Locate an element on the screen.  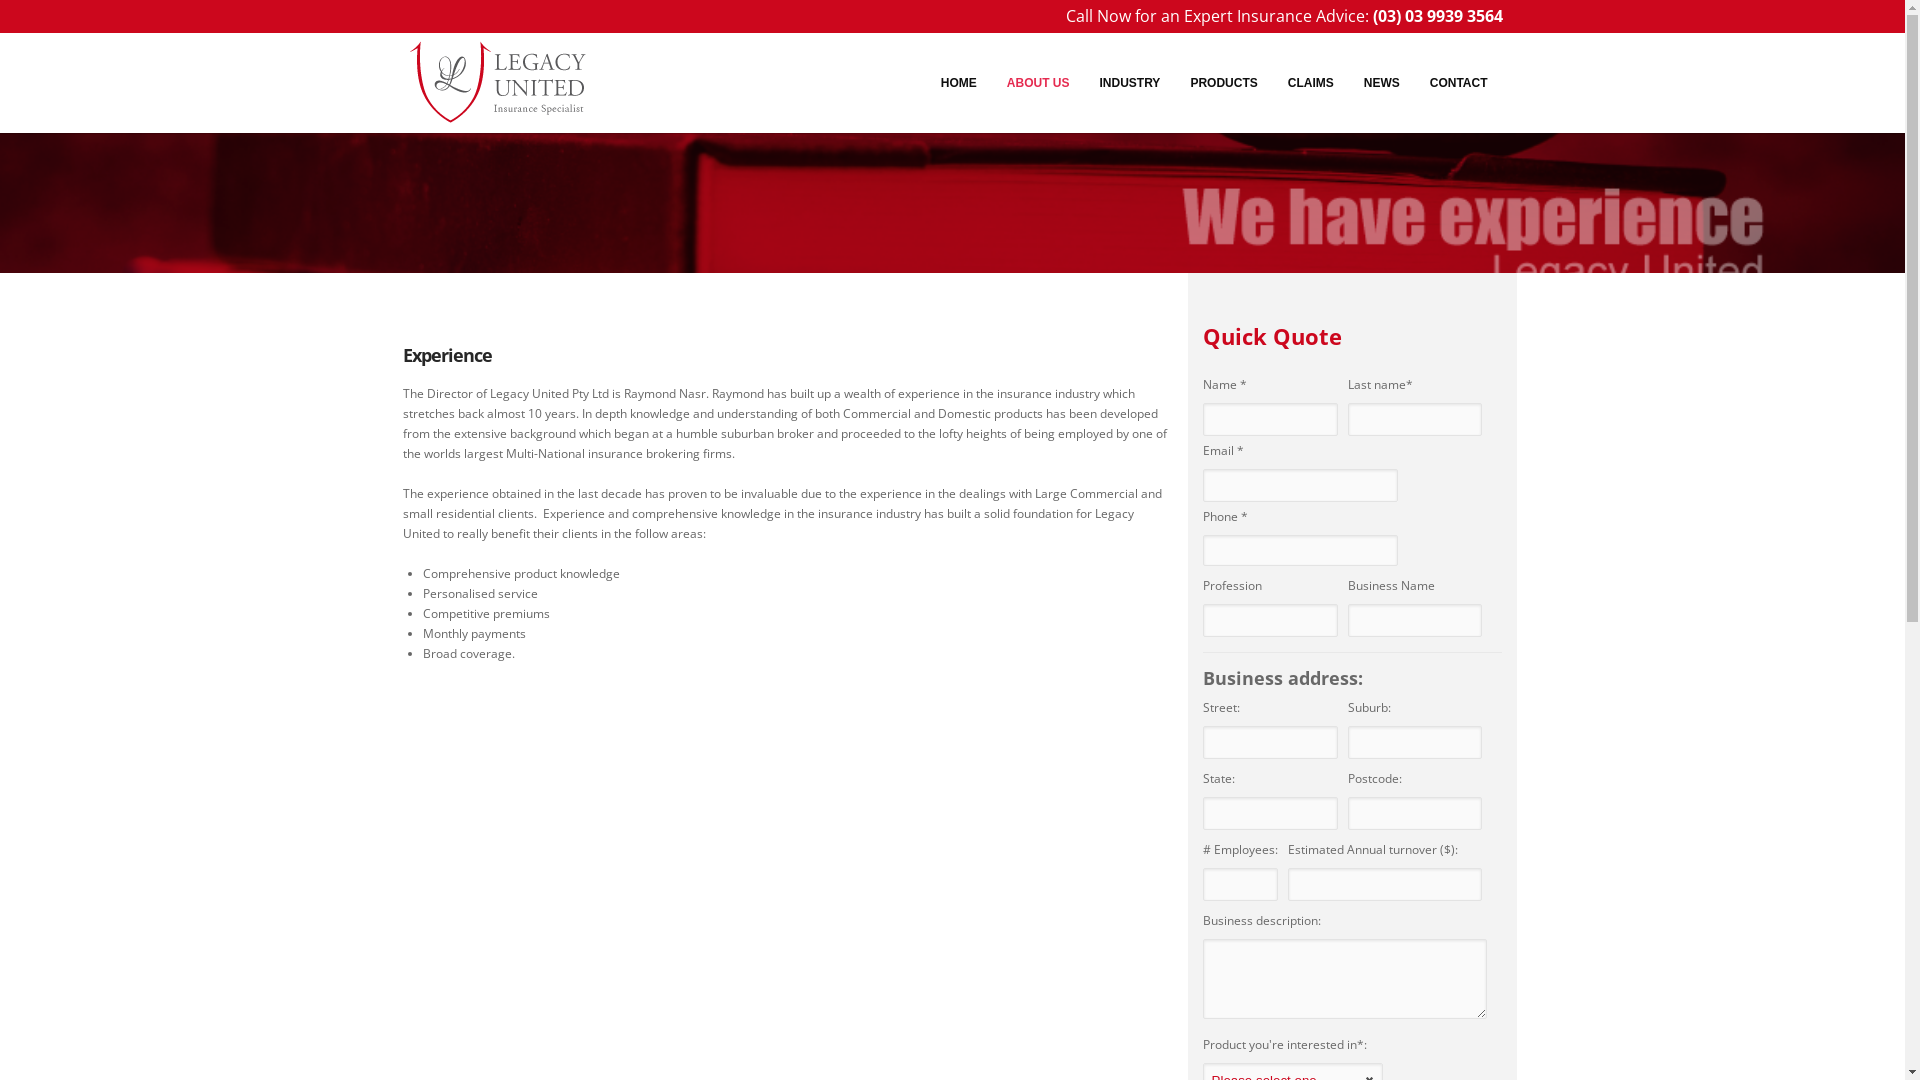
'Experience' is located at coordinates (401, 353).